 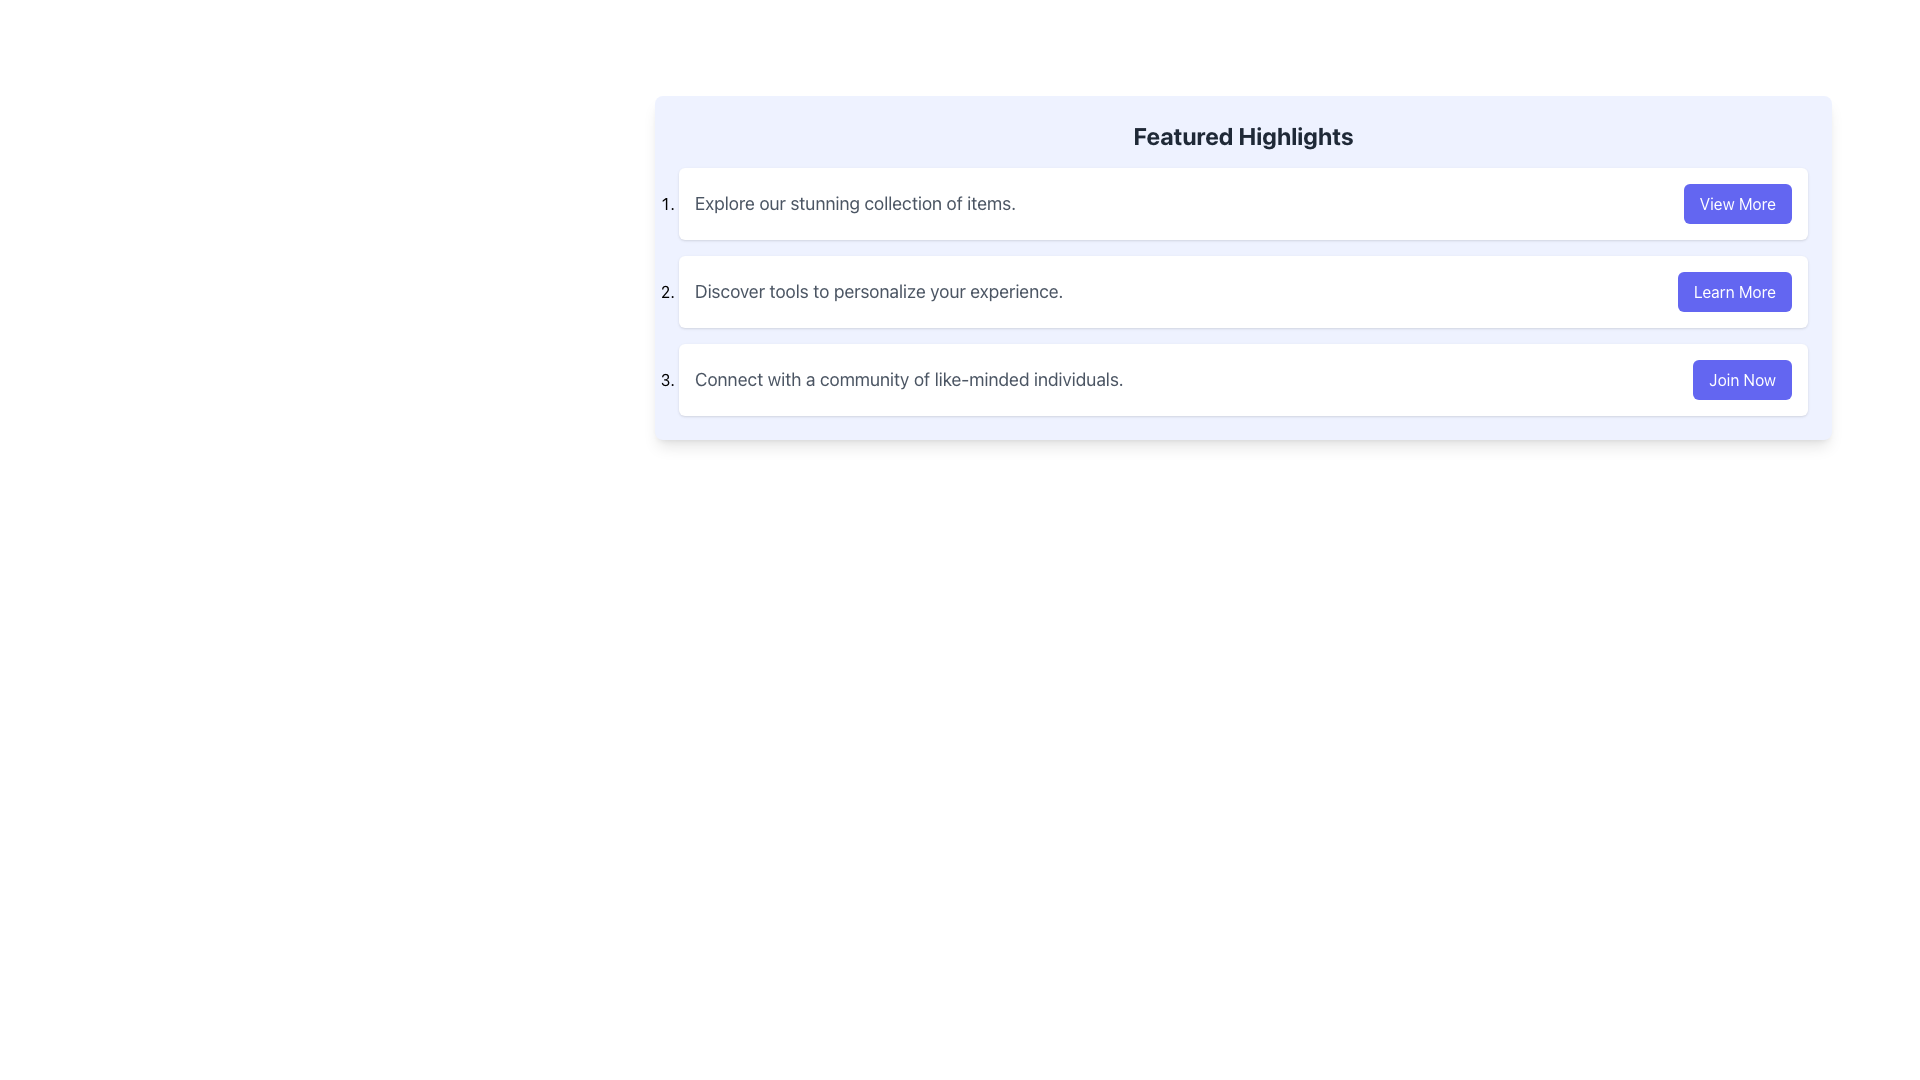 I want to click on the 'Learn More' button, which is a rectangular element with rounded corners, a purple background, and white text, positioned to the right of the description 'Discover tools to personalize your experience.', so click(x=1733, y=292).